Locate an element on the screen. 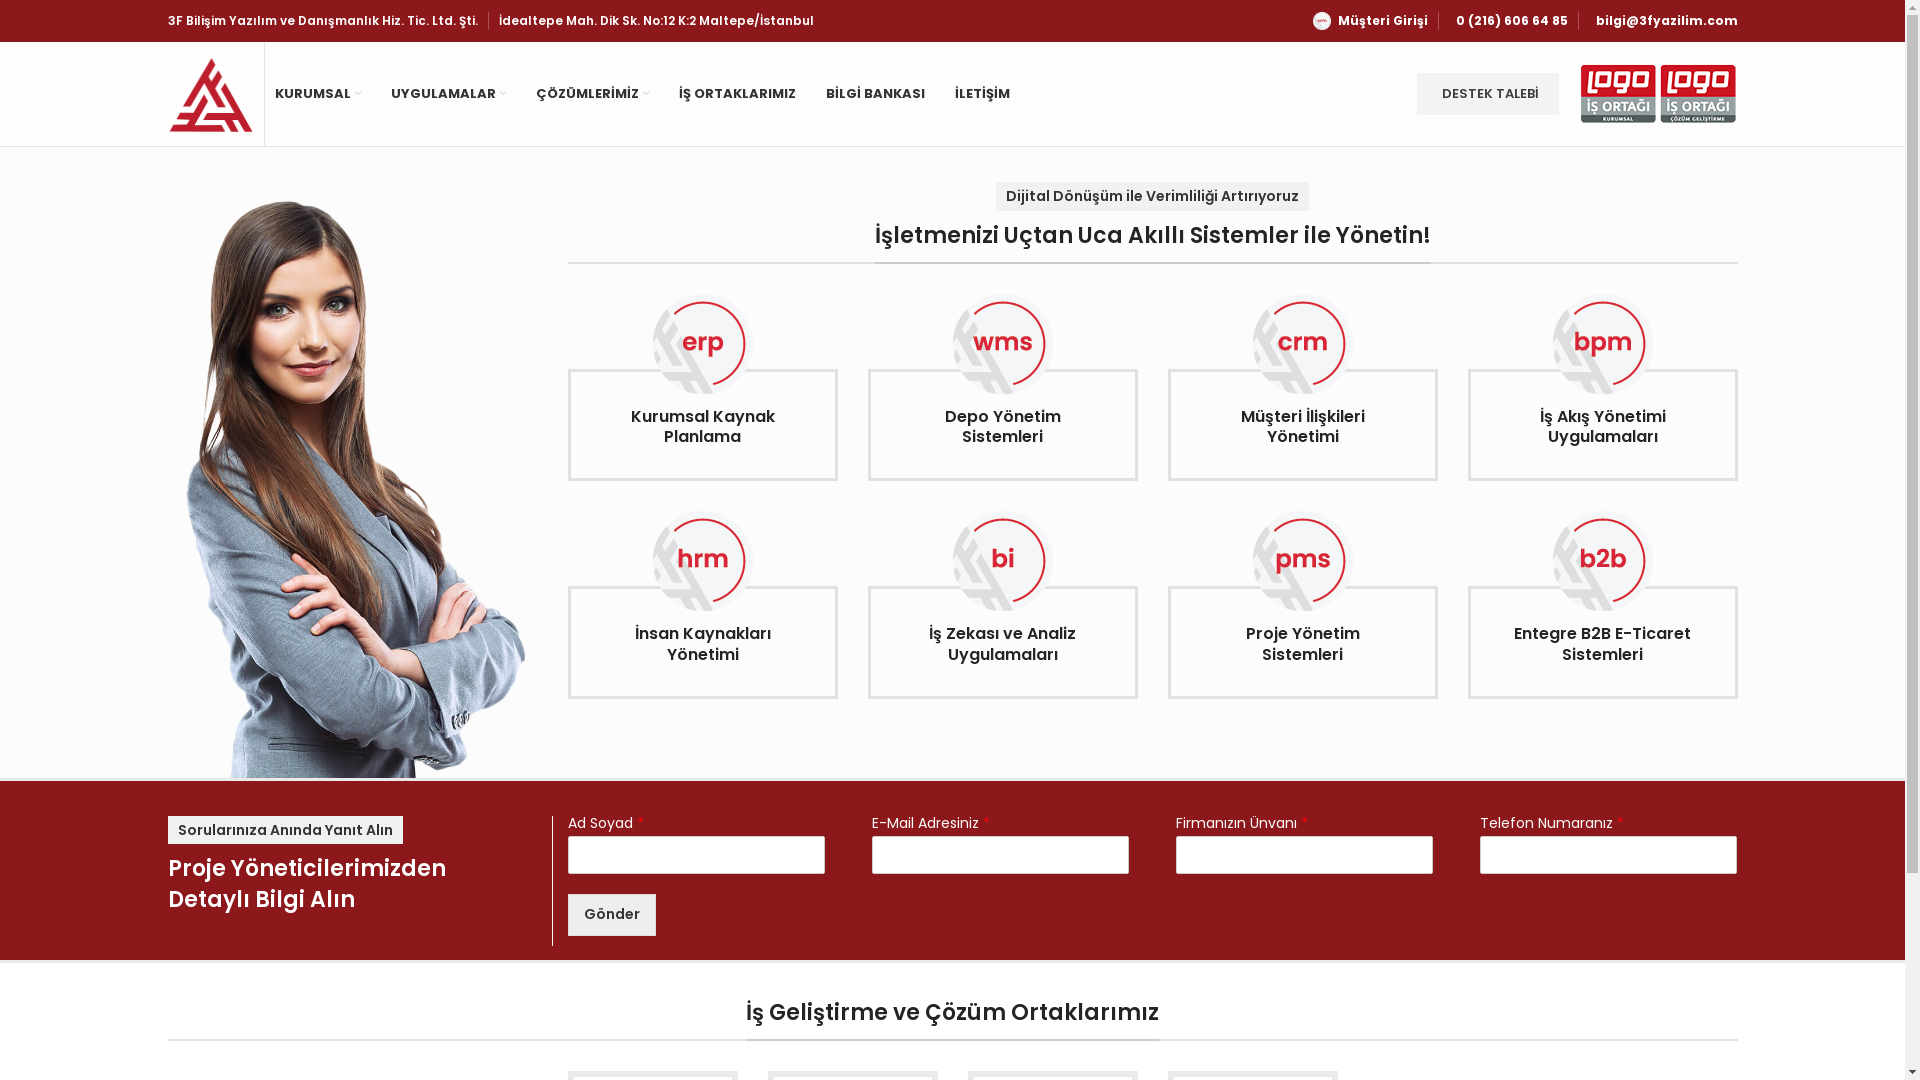 This screenshot has width=1920, height=1080. 'bilgi@3fyazilim.com' is located at coordinates (1587, 20).